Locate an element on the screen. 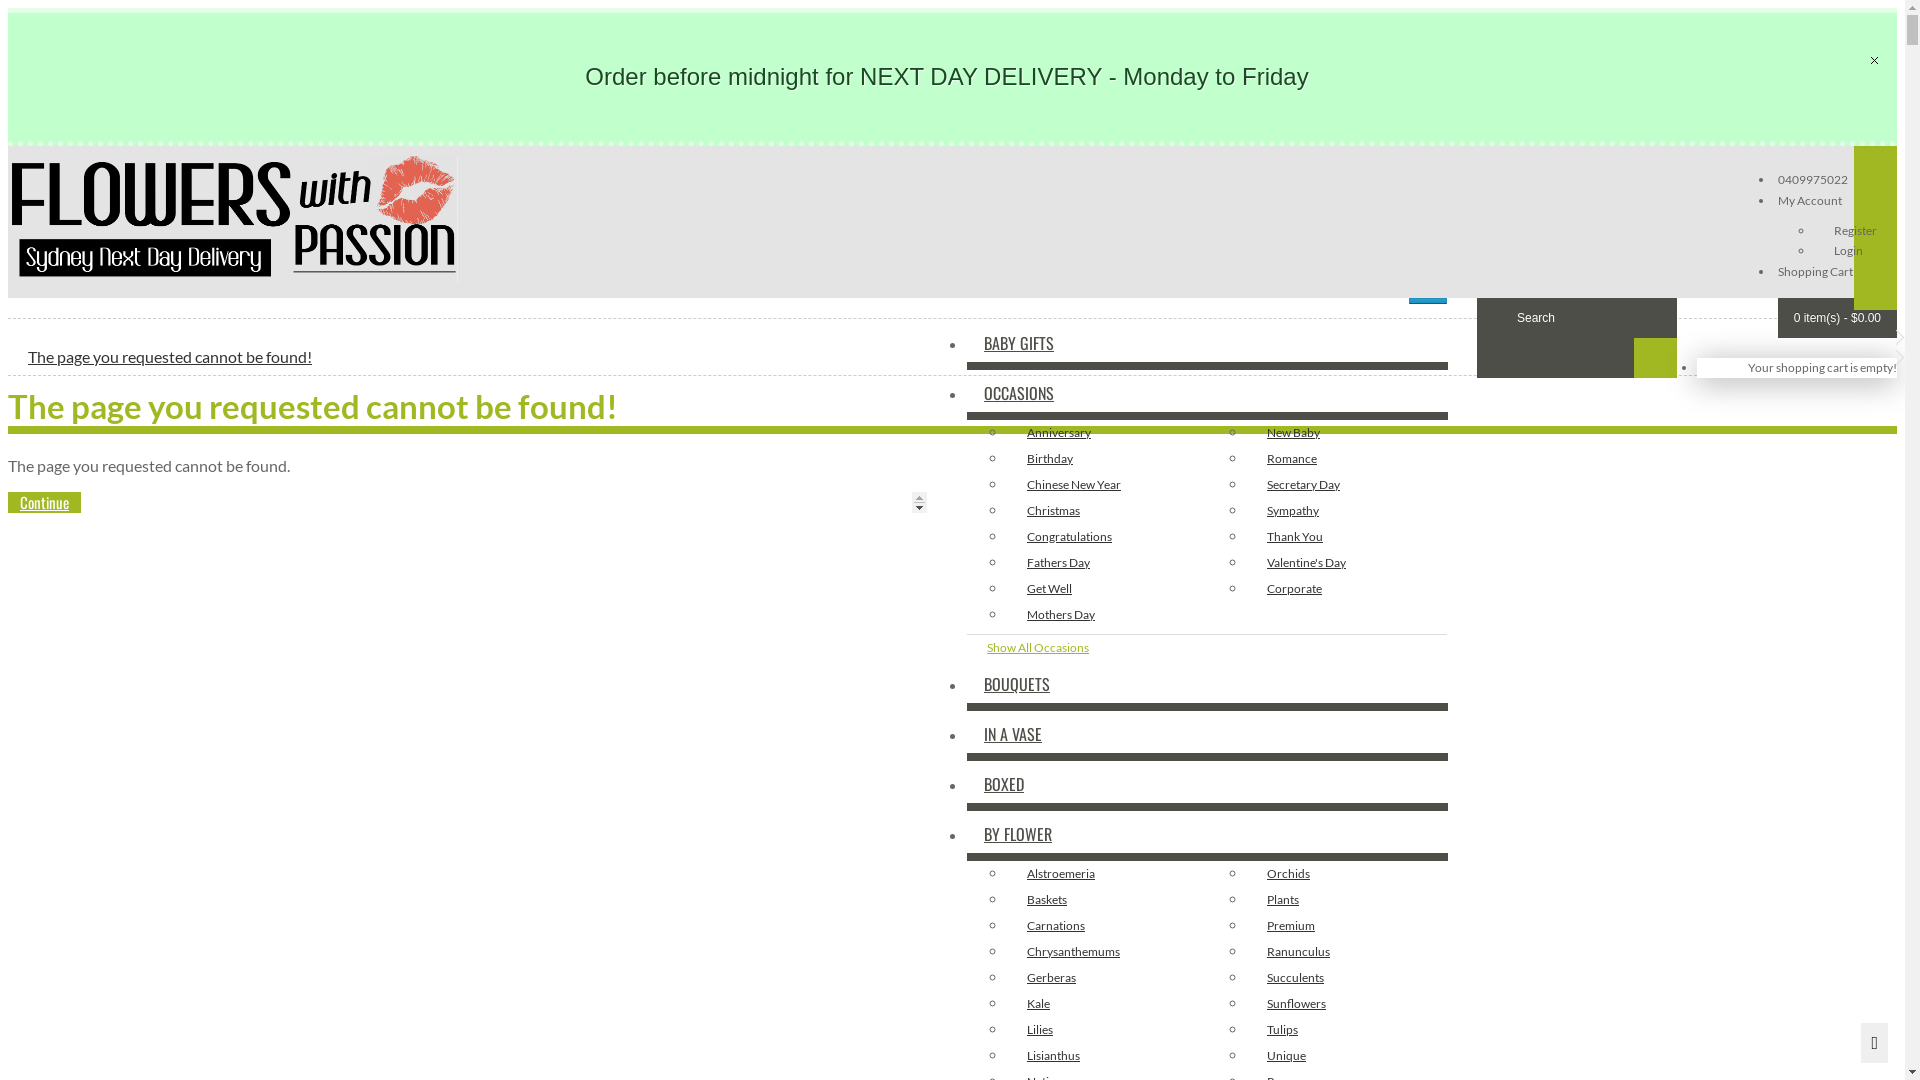 This screenshot has height=1080, width=1920. 'Ranunculus' is located at coordinates (1347, 950).